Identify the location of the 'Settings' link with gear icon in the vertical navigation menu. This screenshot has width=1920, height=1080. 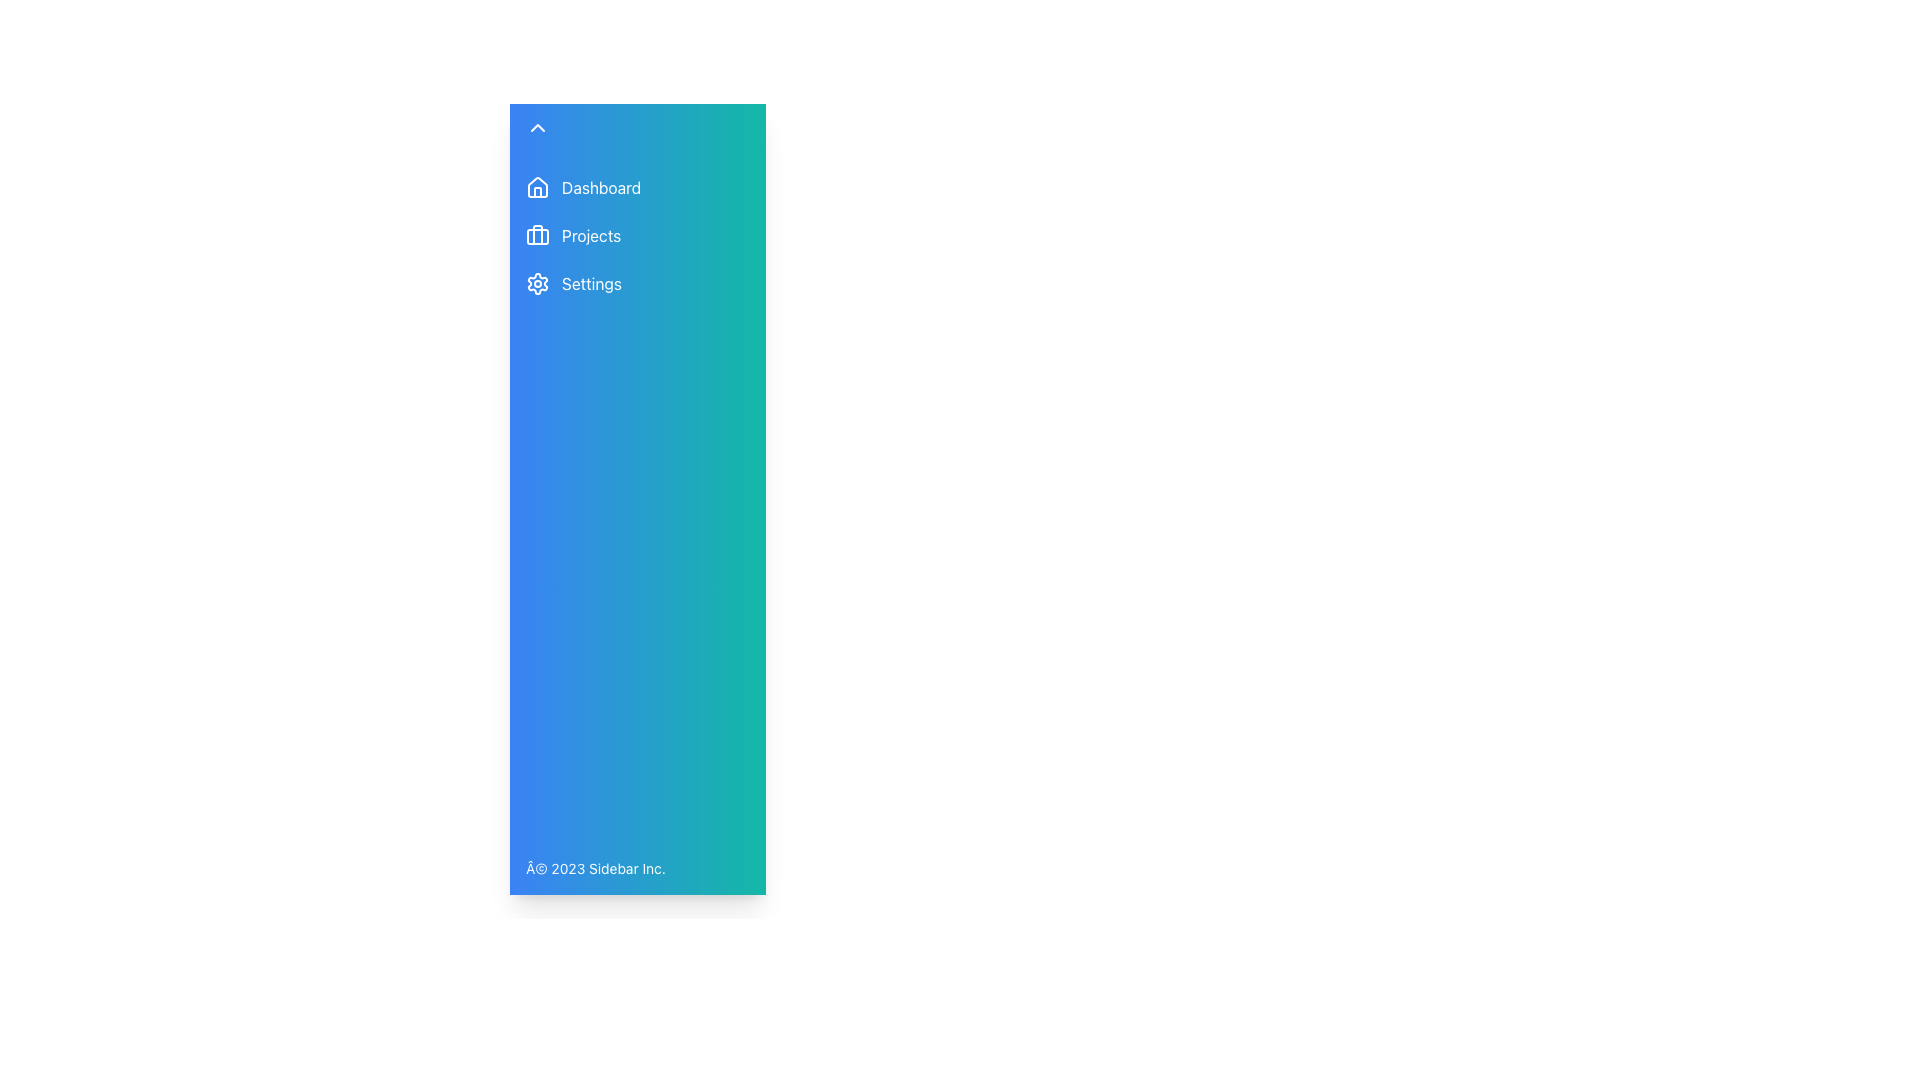
(594, 284).